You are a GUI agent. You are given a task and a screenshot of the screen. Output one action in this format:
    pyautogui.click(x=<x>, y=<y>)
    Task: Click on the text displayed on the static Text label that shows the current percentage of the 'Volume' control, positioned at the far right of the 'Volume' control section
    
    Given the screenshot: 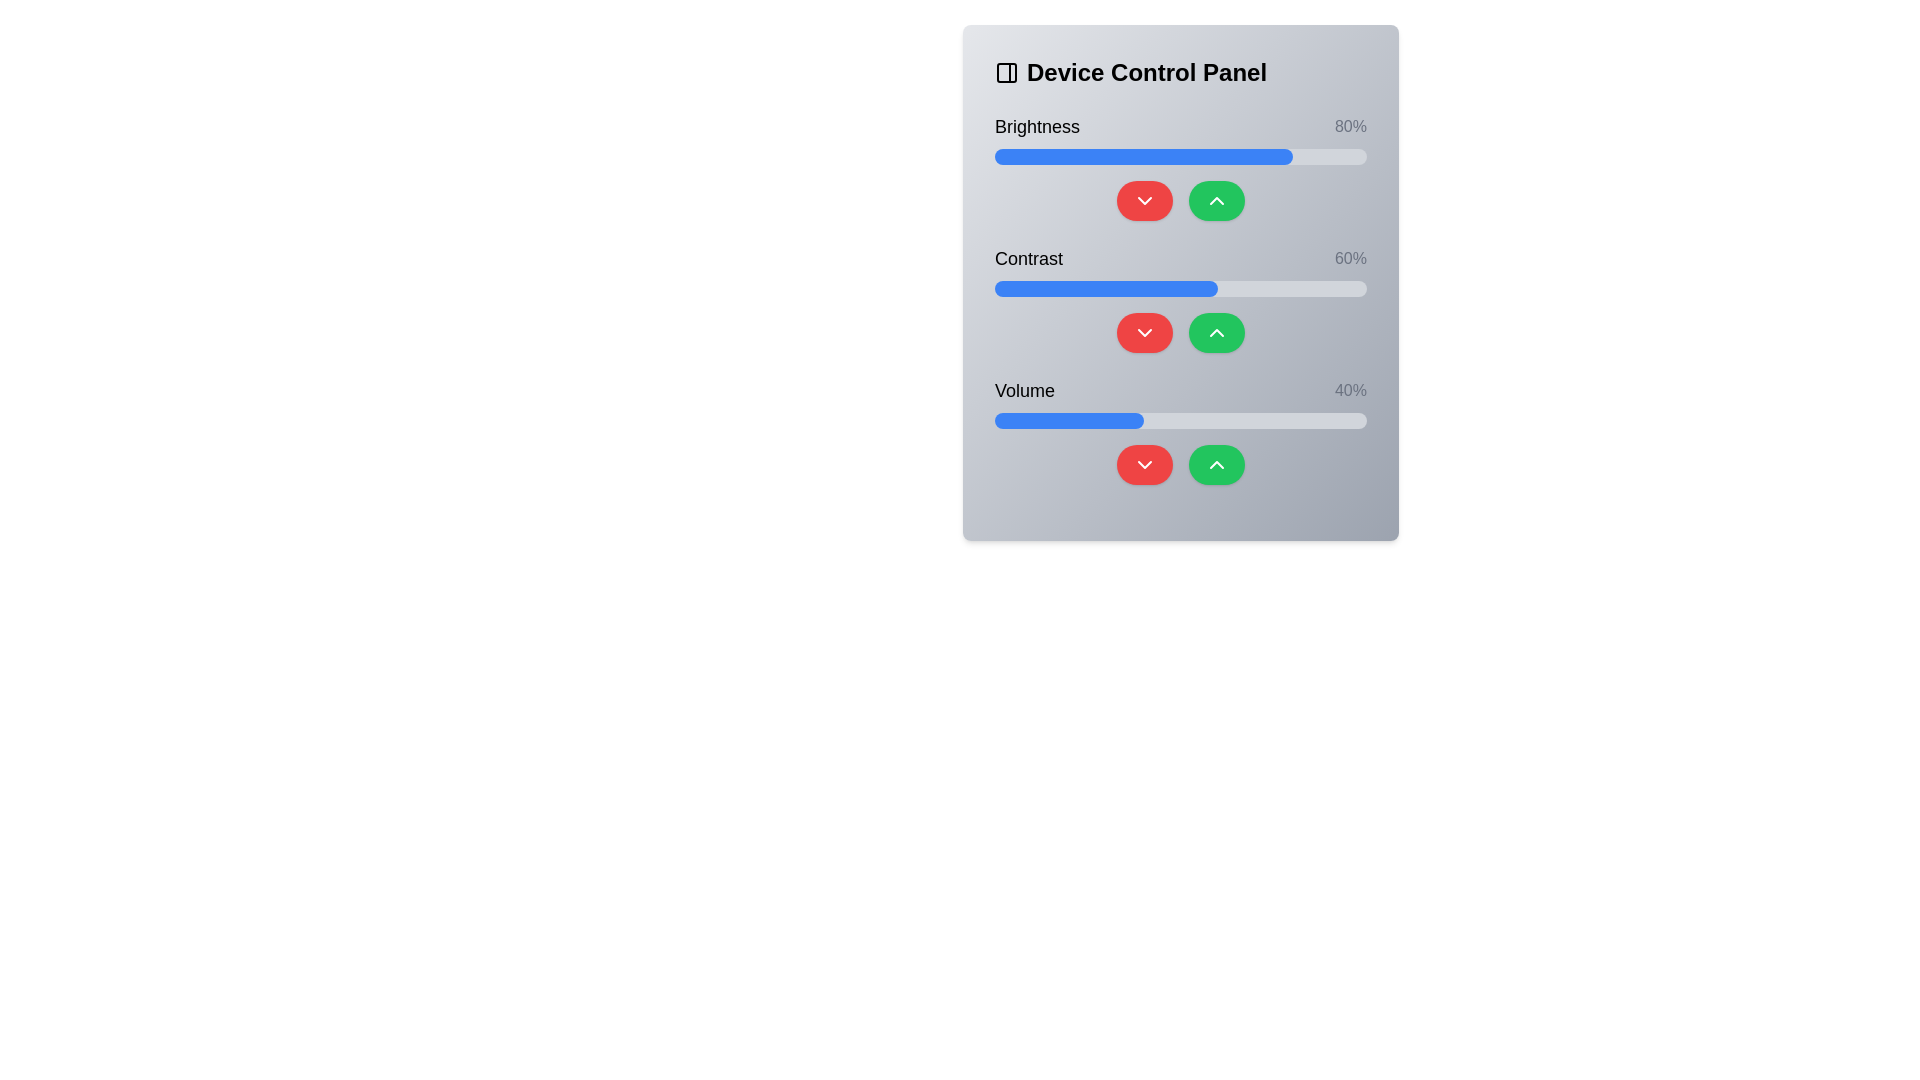 What is the action you would take?
    pyautogui.click(x=1350, y=390)
    